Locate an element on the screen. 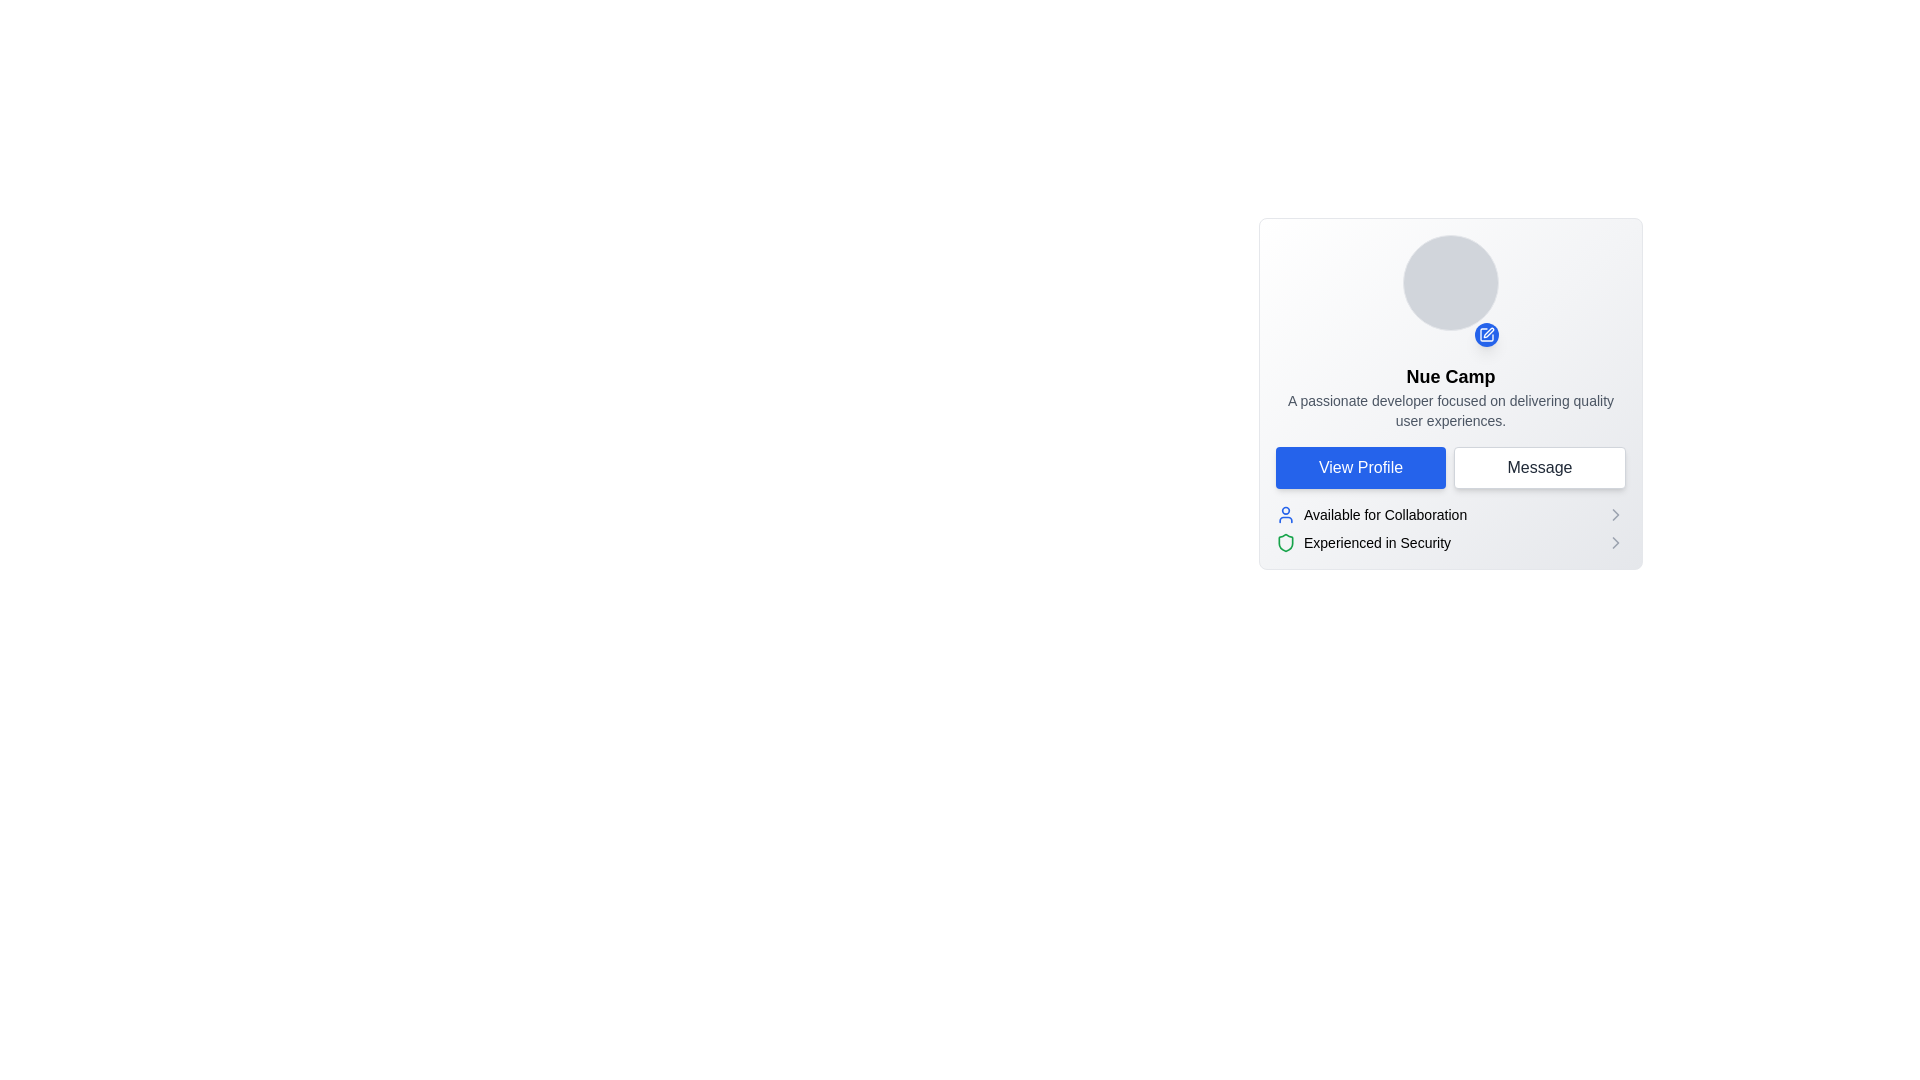 This screenshot has height=1080, width=1920. the 'View Profile' button with a blue background and white text to trigger the hover state, changing its background color is located at coordinates (1360, 467).